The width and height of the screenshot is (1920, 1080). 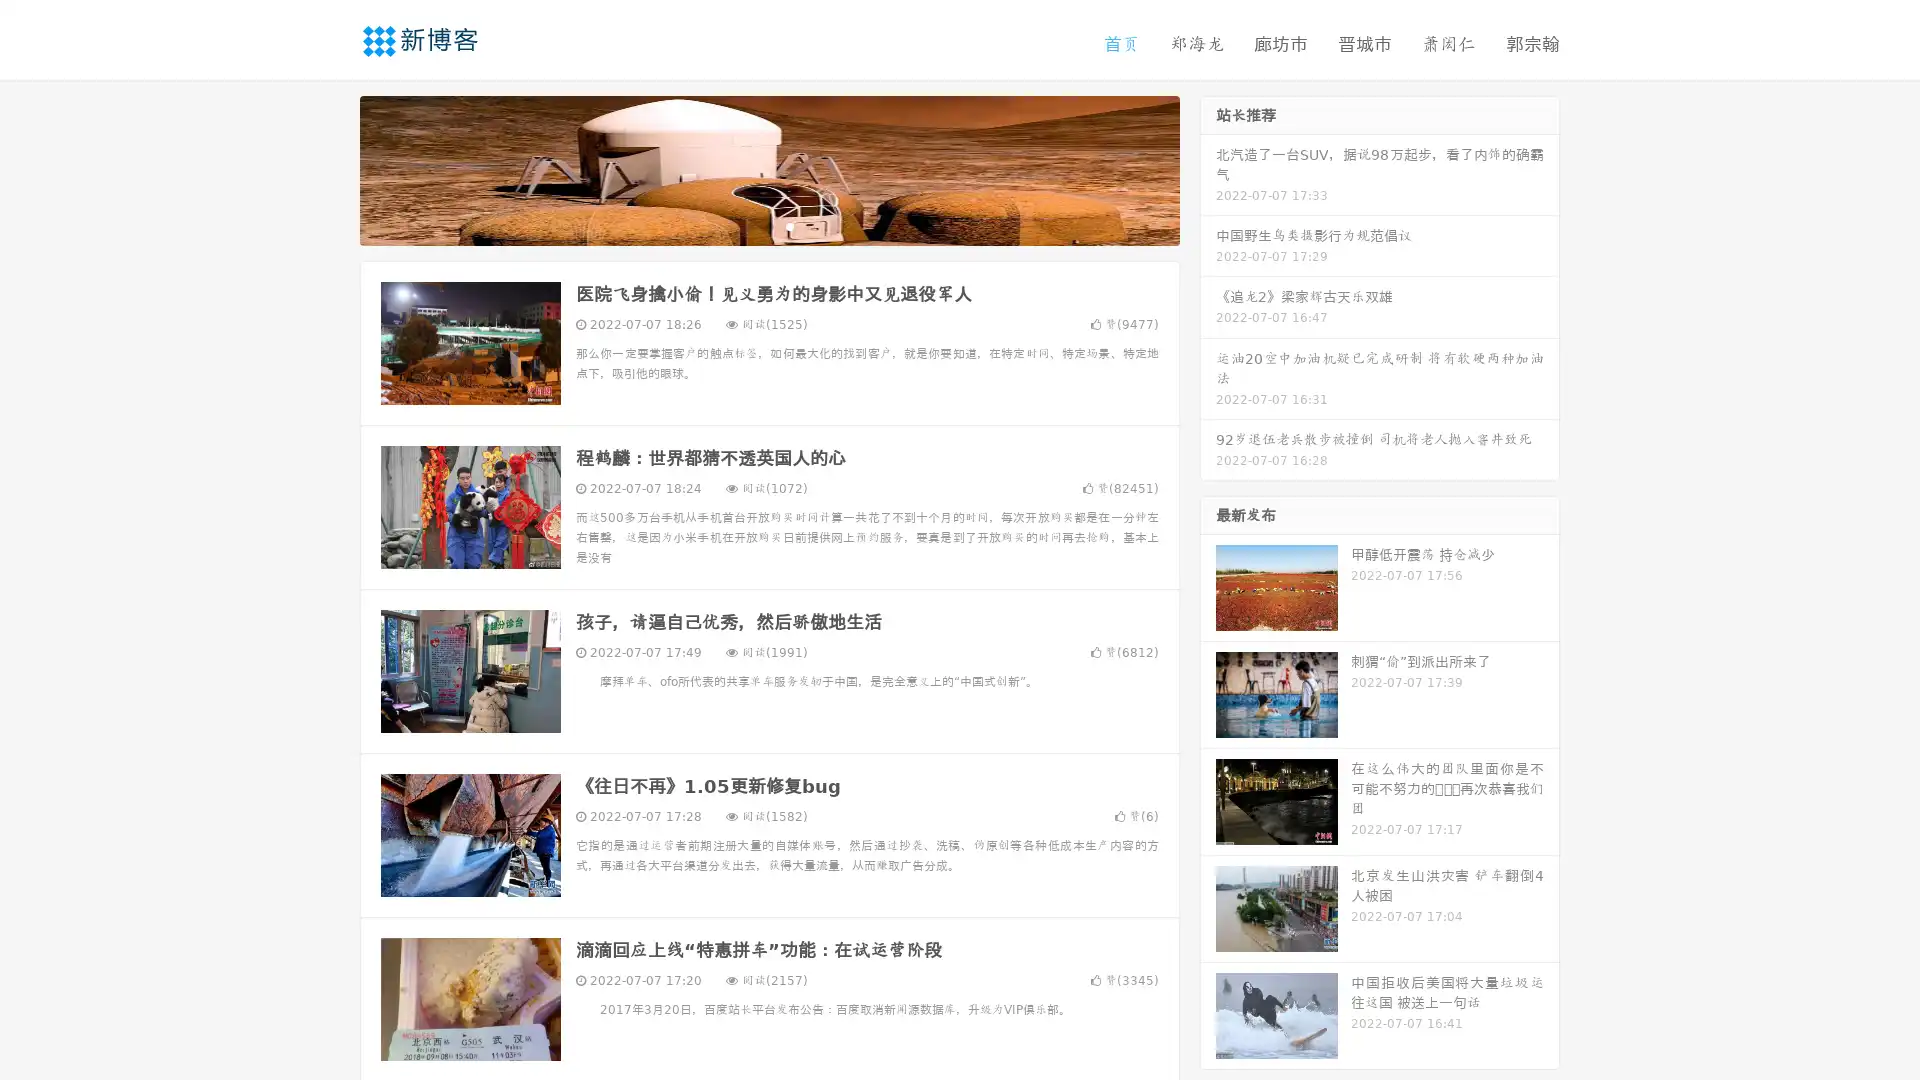 What do you see at coordinates (330, 168) in the screenshot?
I see `Previous slide` at bounding box center [330, 168].